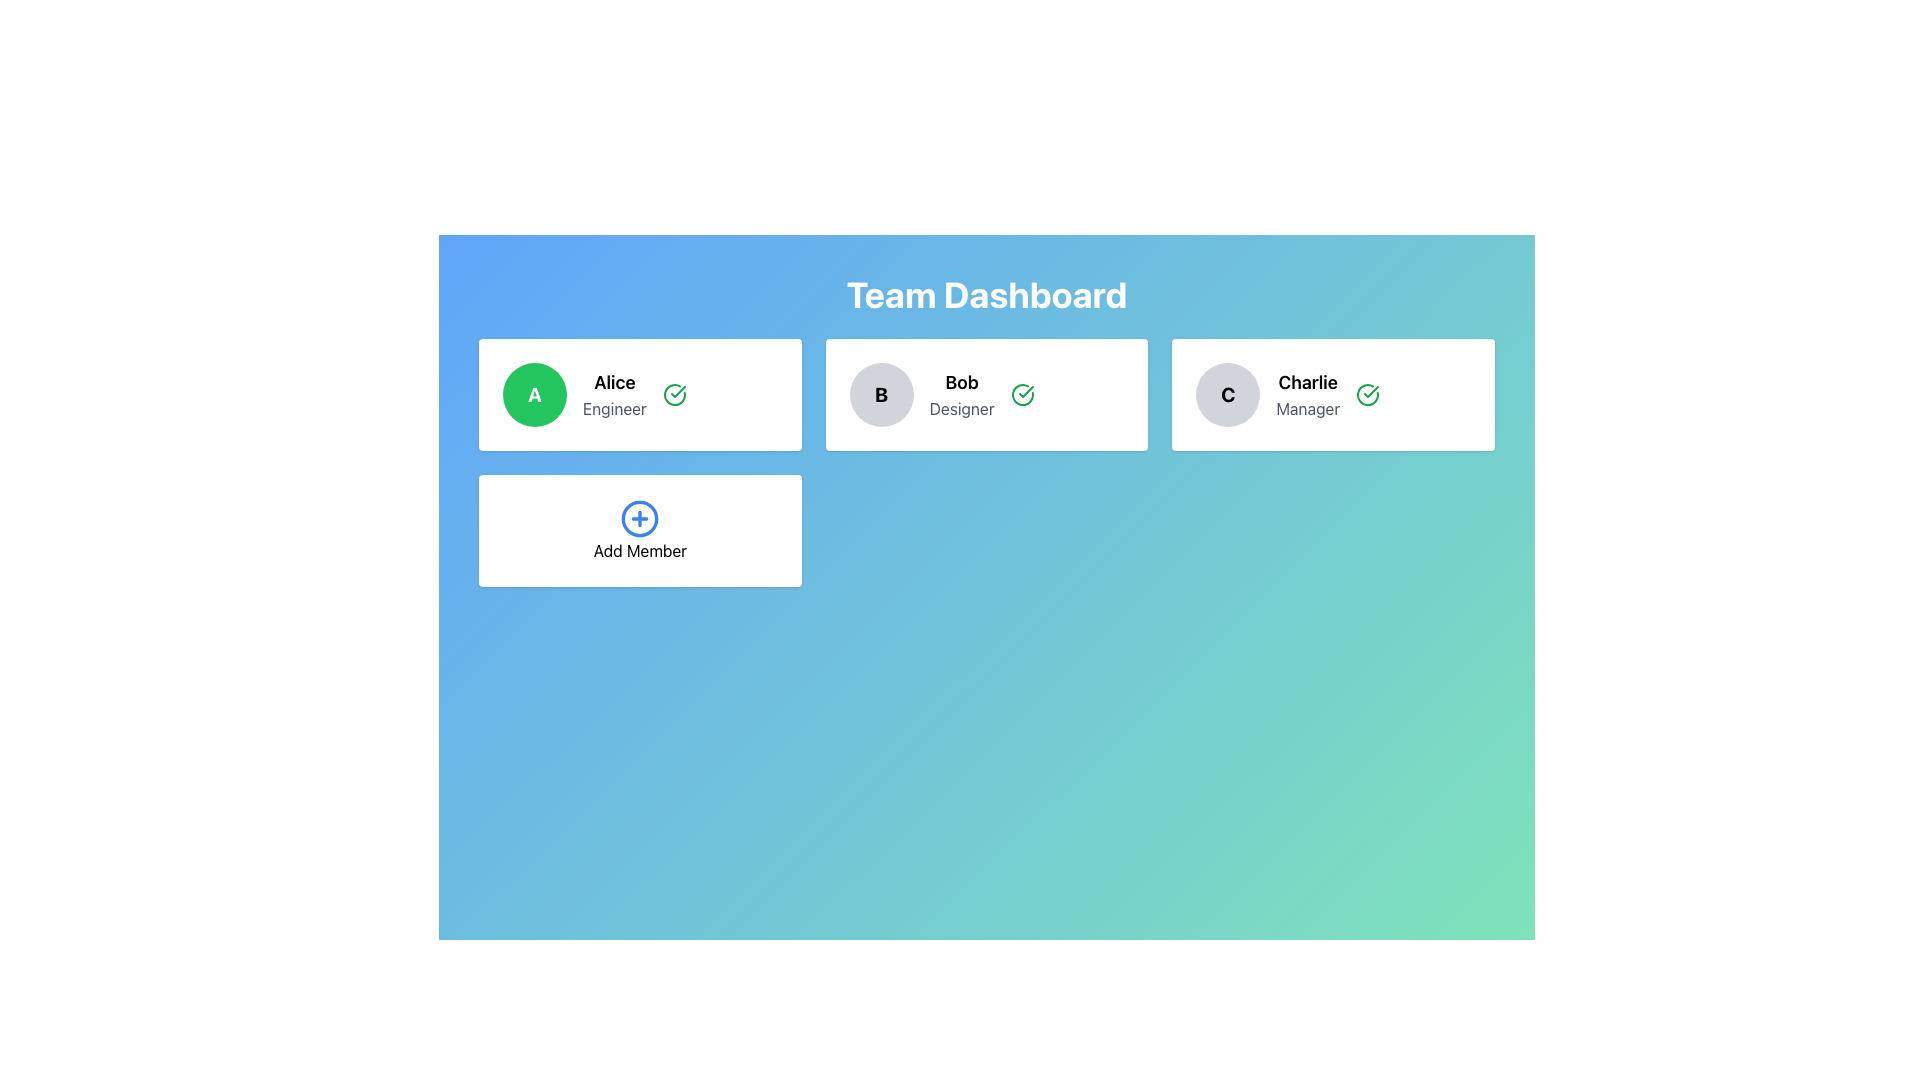  Describe the element at coordinates (613, 382) in the screenshot. I see `the text label displaying the name of the team member in focus, which is located on the left side of the team dashboard within the card labeled 'A', above the text 'Engineer' and next to the green circular avatar labeled 'A'` at that location.